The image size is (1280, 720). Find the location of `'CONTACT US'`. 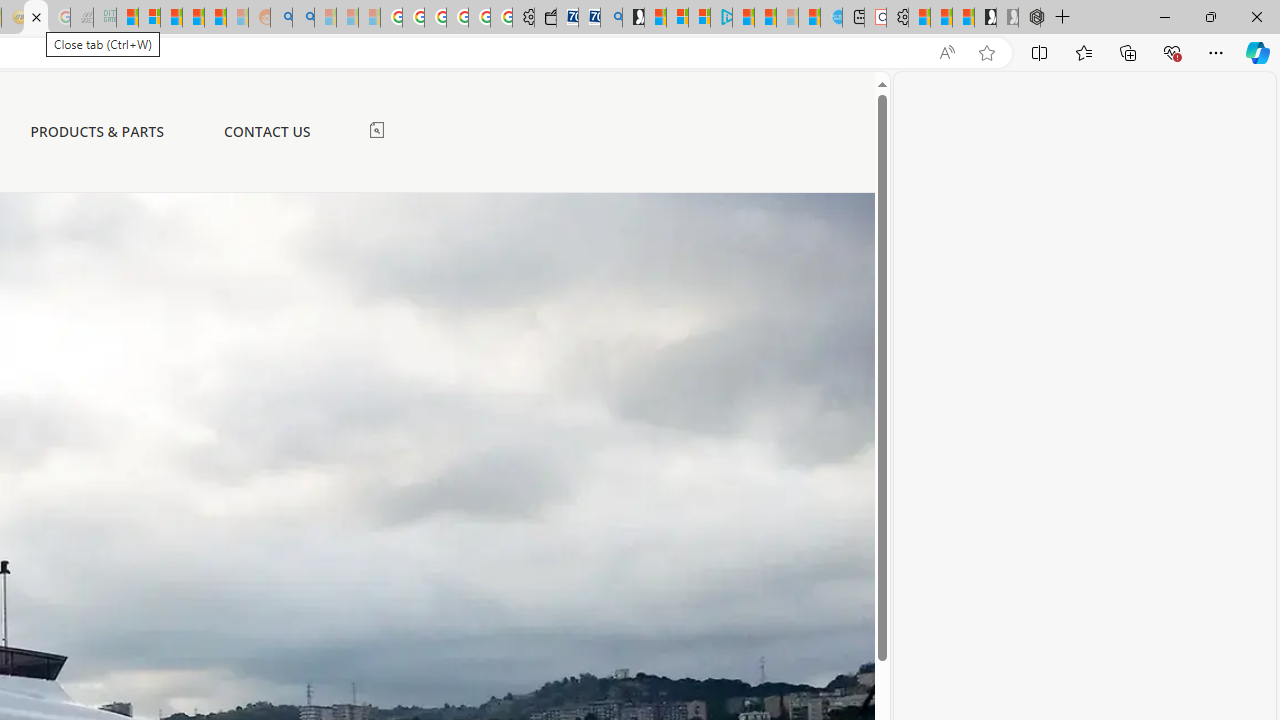

'CONTACT US' is located at coordinates (265, 131).